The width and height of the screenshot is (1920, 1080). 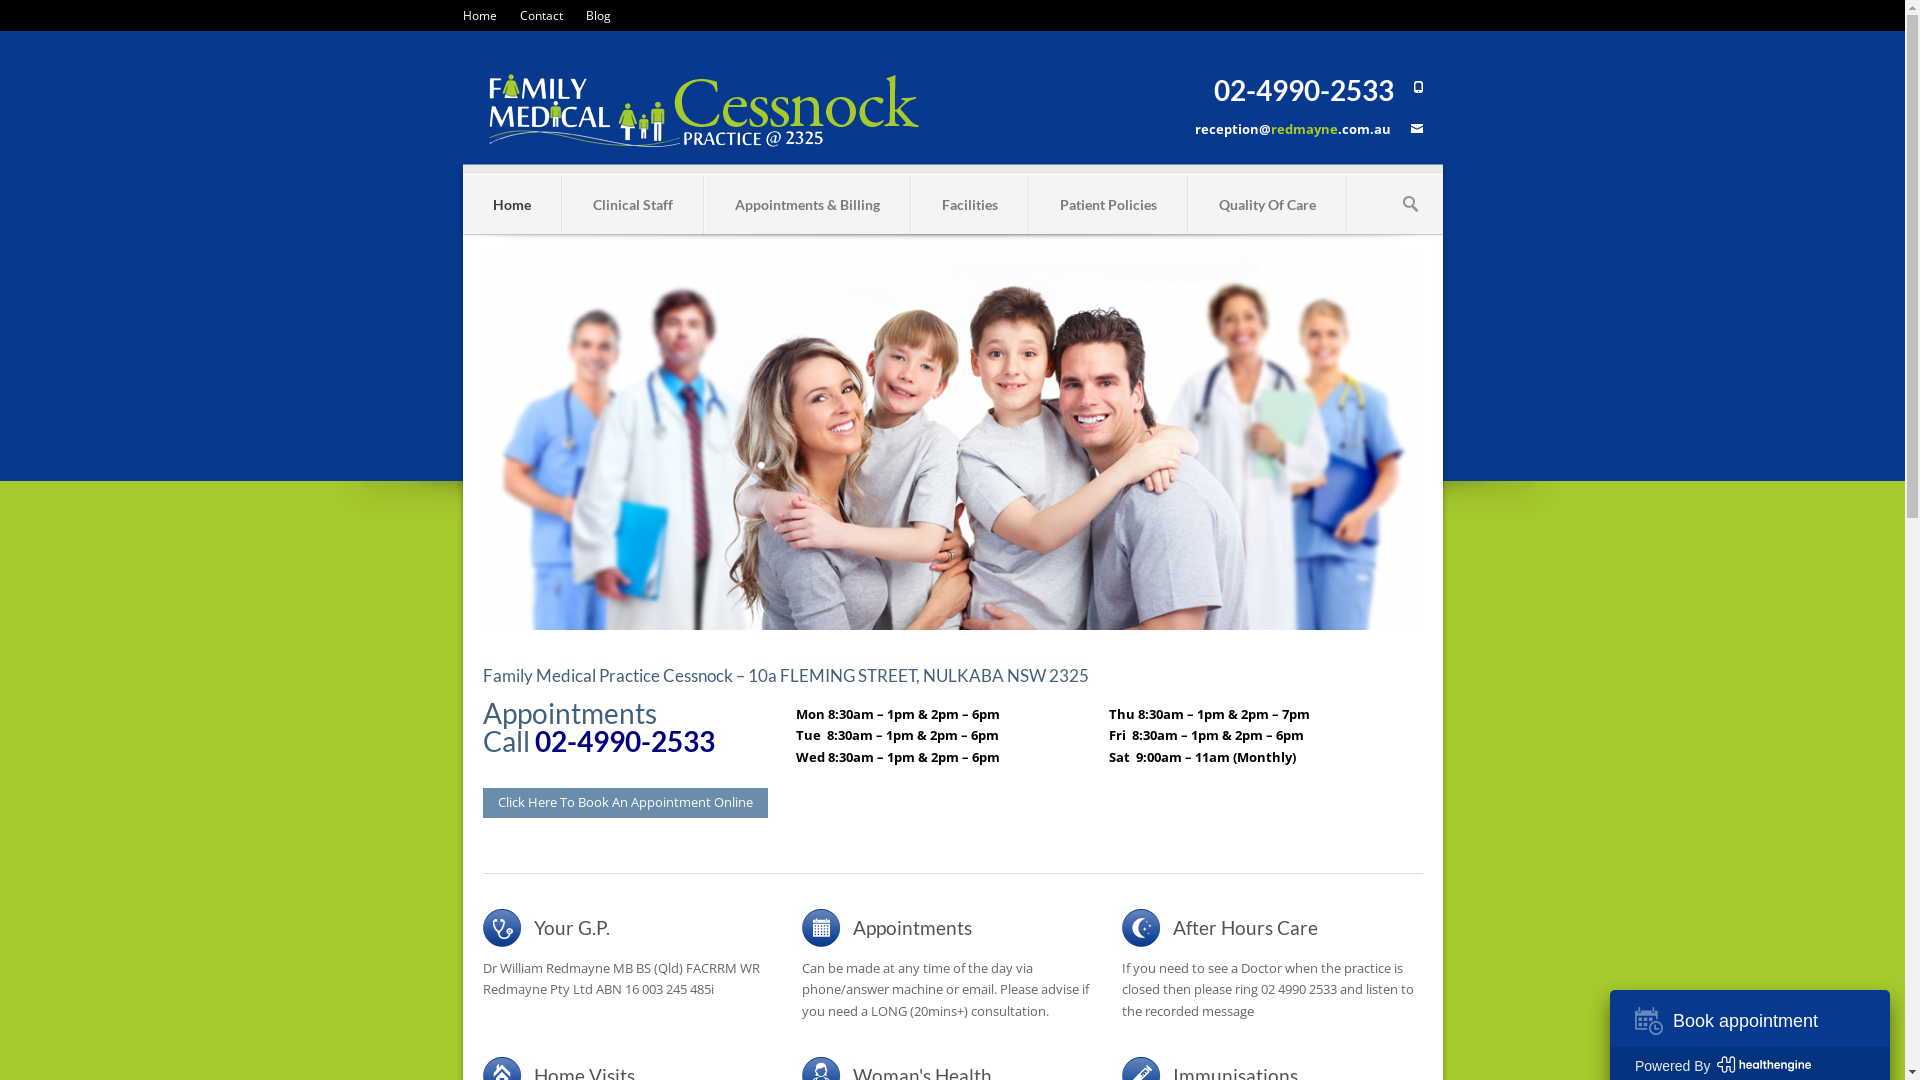 What do you see at coordinates (1107, 204) in the screenshot?
I see `'Patient Policies'` at bounding box center [1107, 204].